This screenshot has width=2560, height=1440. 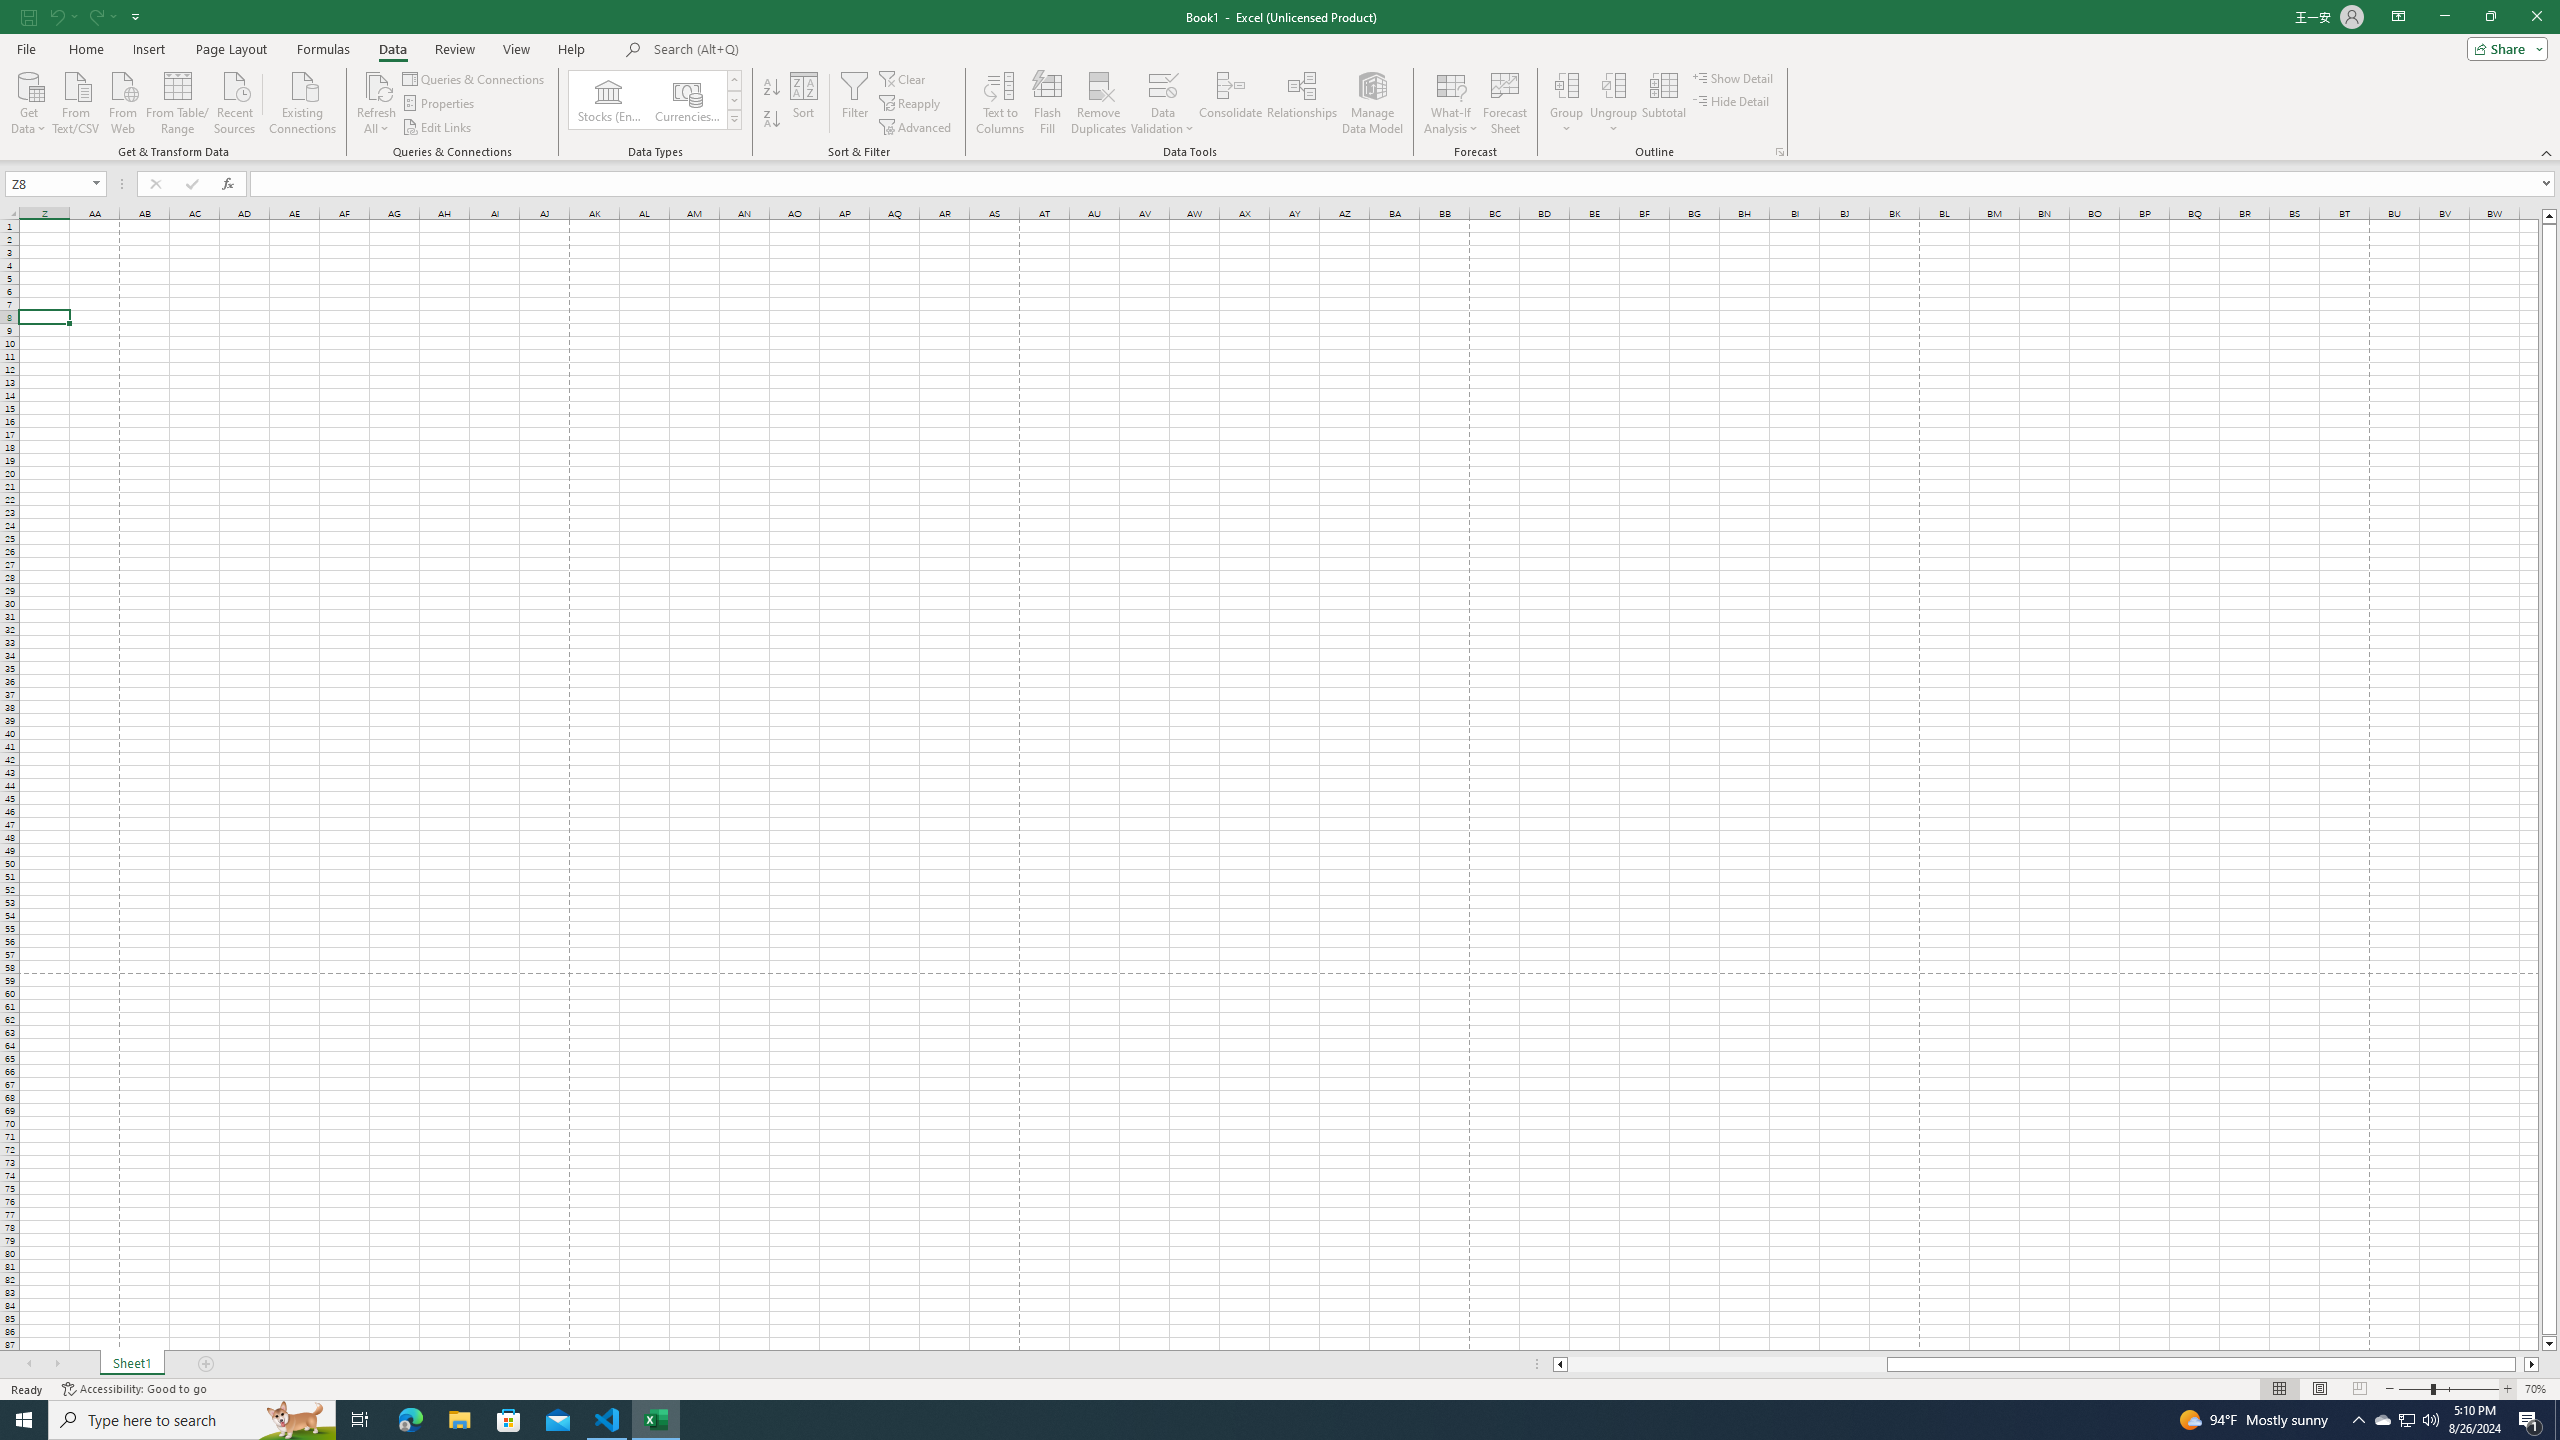 I want to click on 'Advanced...', so click(x=916, y=127).